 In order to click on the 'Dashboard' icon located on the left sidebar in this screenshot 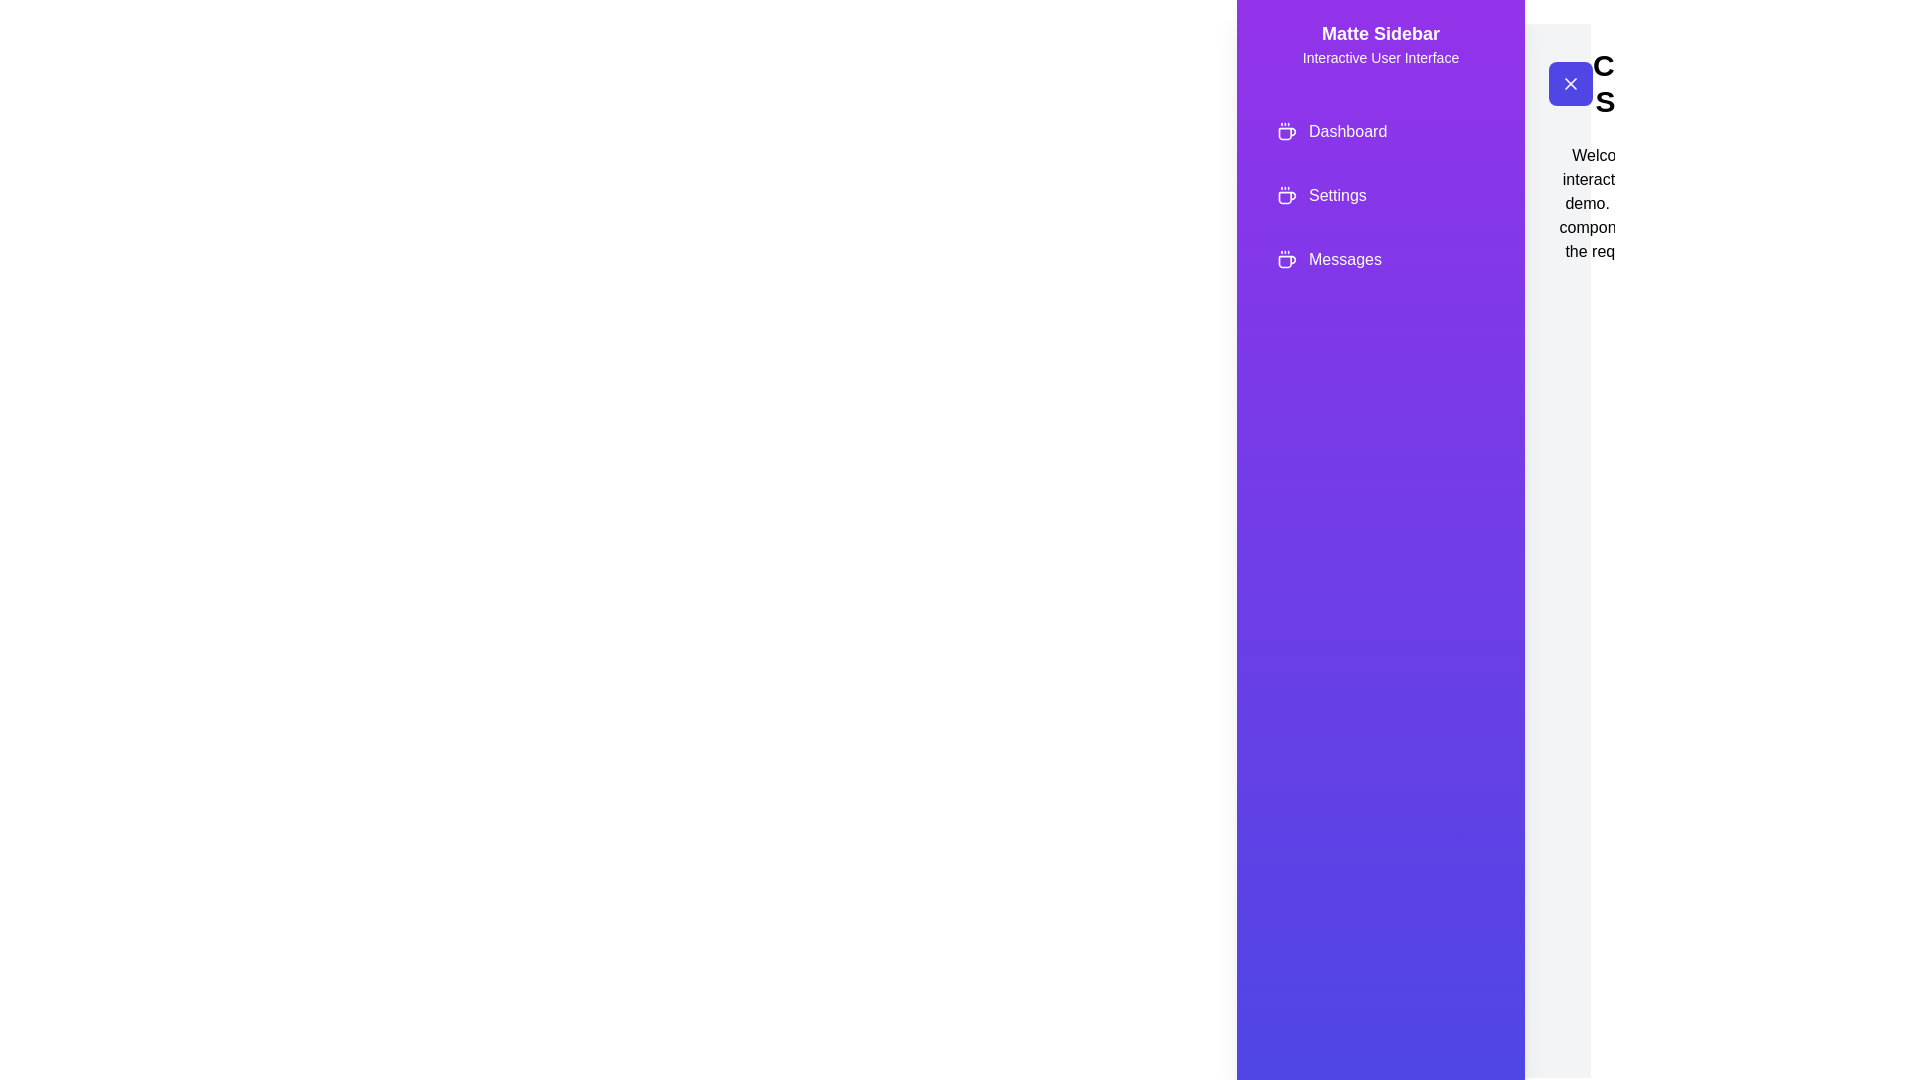, I will do `click(1286, 131)`.